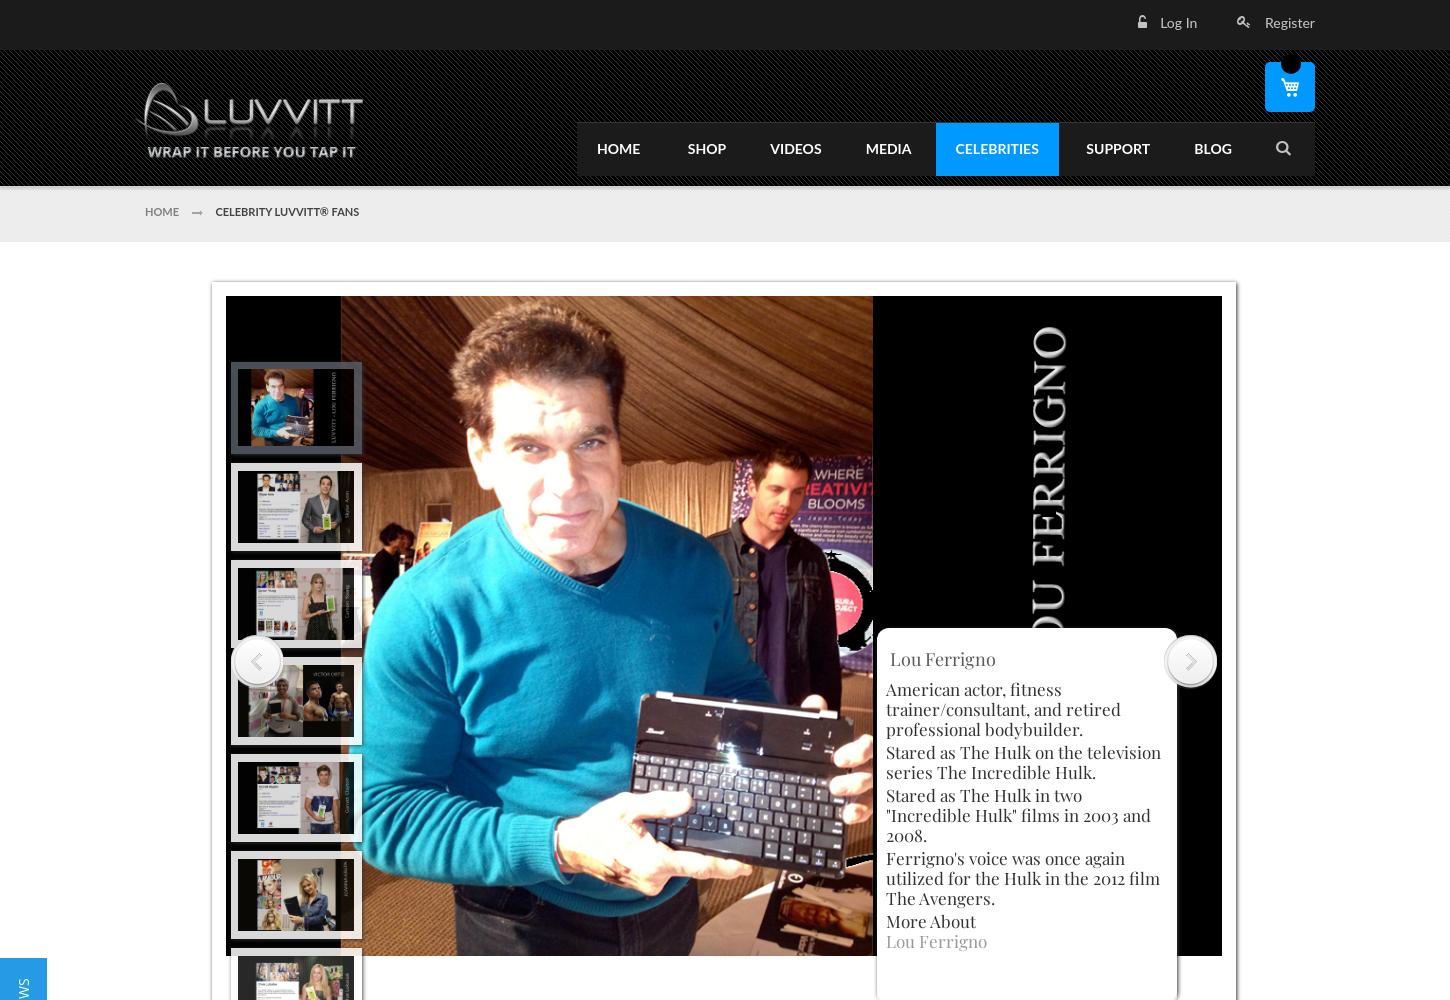 The height and width of the screenshot is (1000, 1450). I want to click on 'Register', so click(1288, 24).